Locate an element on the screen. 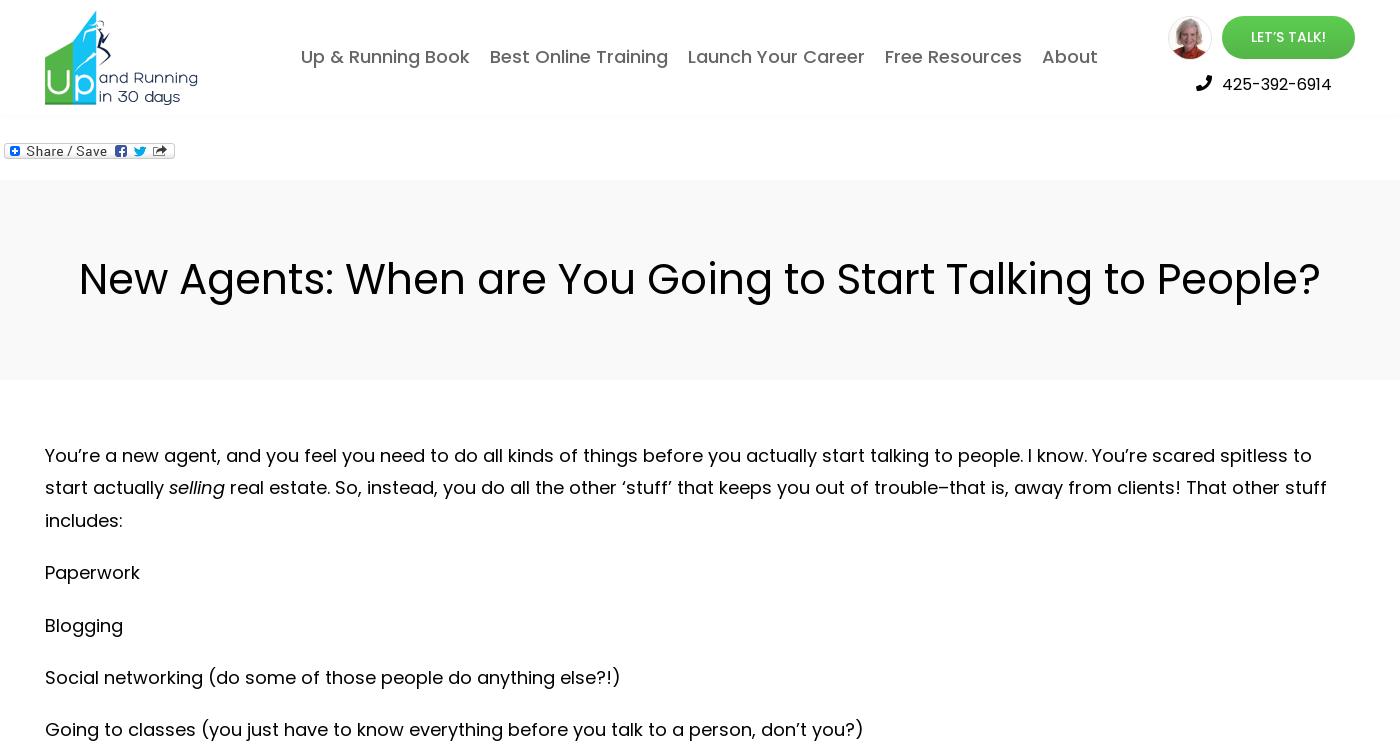  'About' is located at coordinates (1070, 55).